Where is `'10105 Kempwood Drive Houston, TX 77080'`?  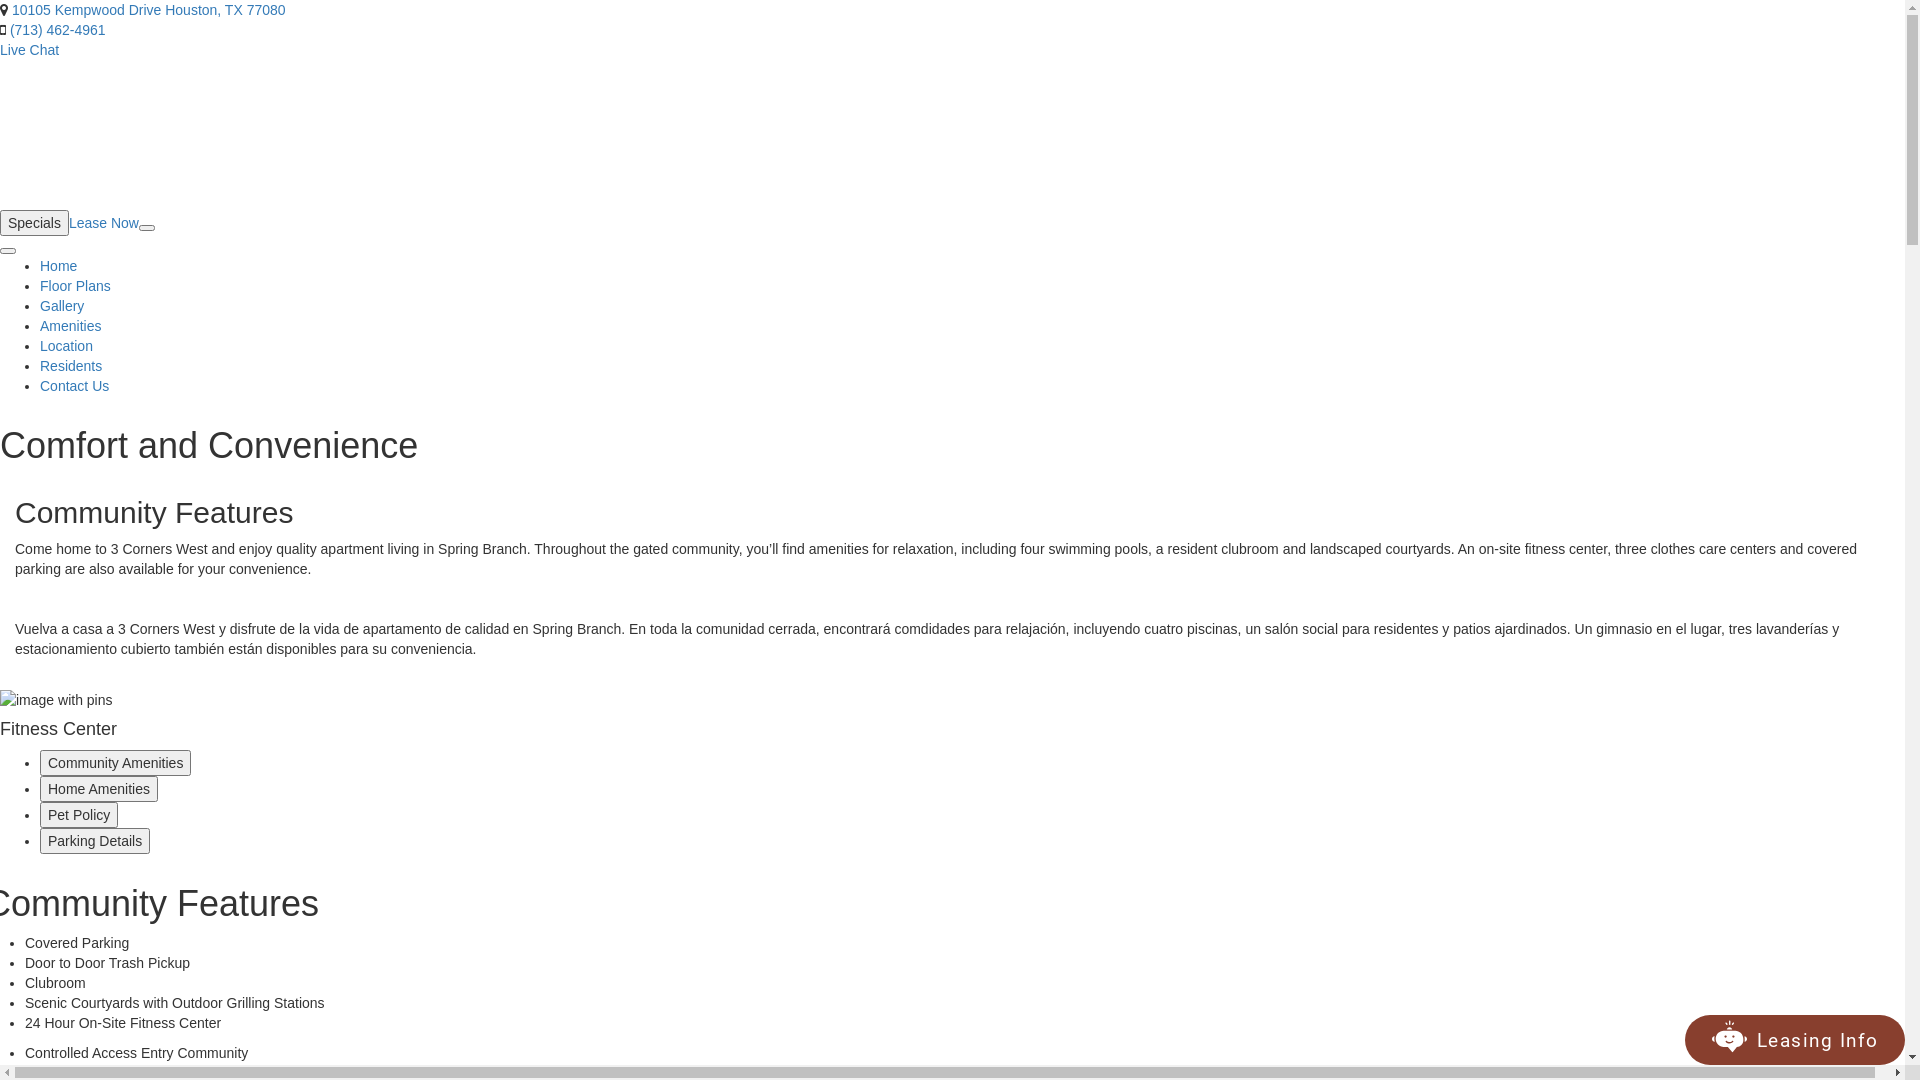
'10105 Kempwood Drive Houston, TX 77080' is located at coordinates (12, 10).